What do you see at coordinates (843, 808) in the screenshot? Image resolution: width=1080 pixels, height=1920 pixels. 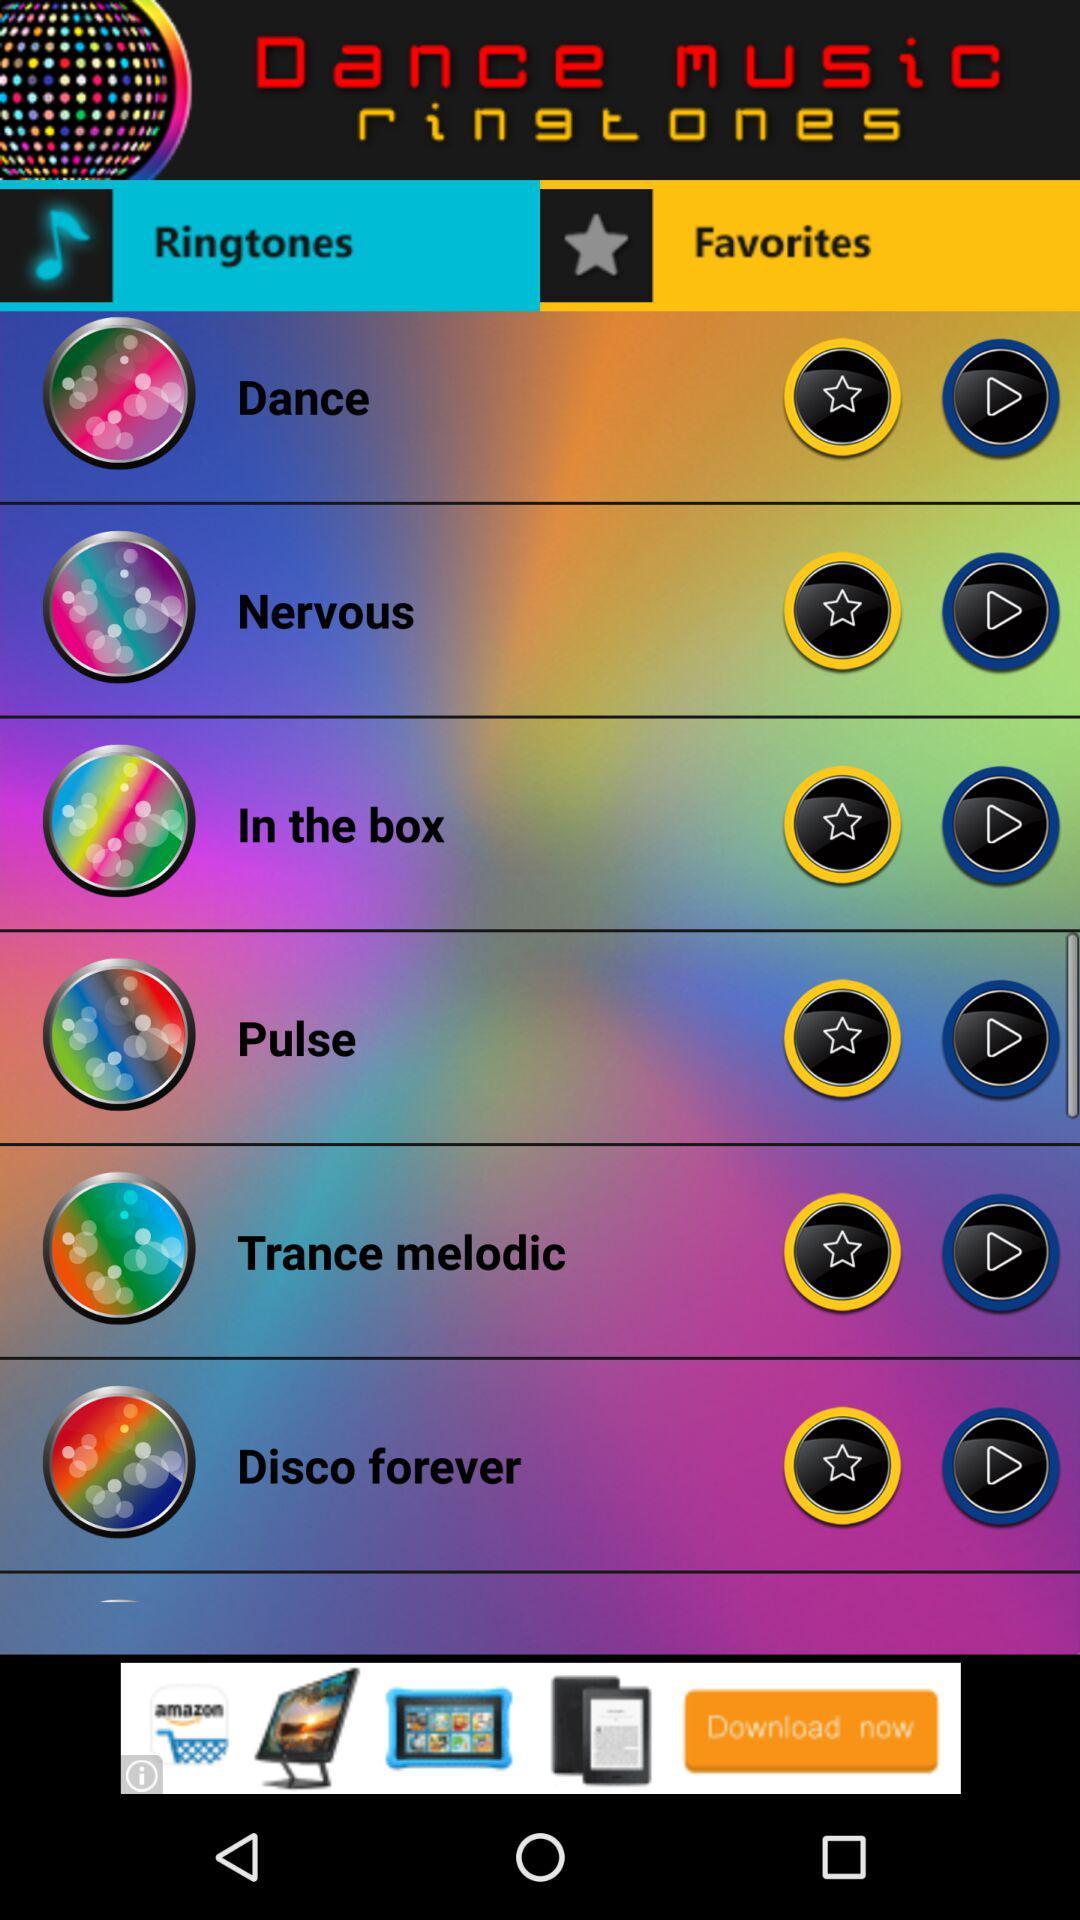 I see `favorite` at bounding box center [843, 808].